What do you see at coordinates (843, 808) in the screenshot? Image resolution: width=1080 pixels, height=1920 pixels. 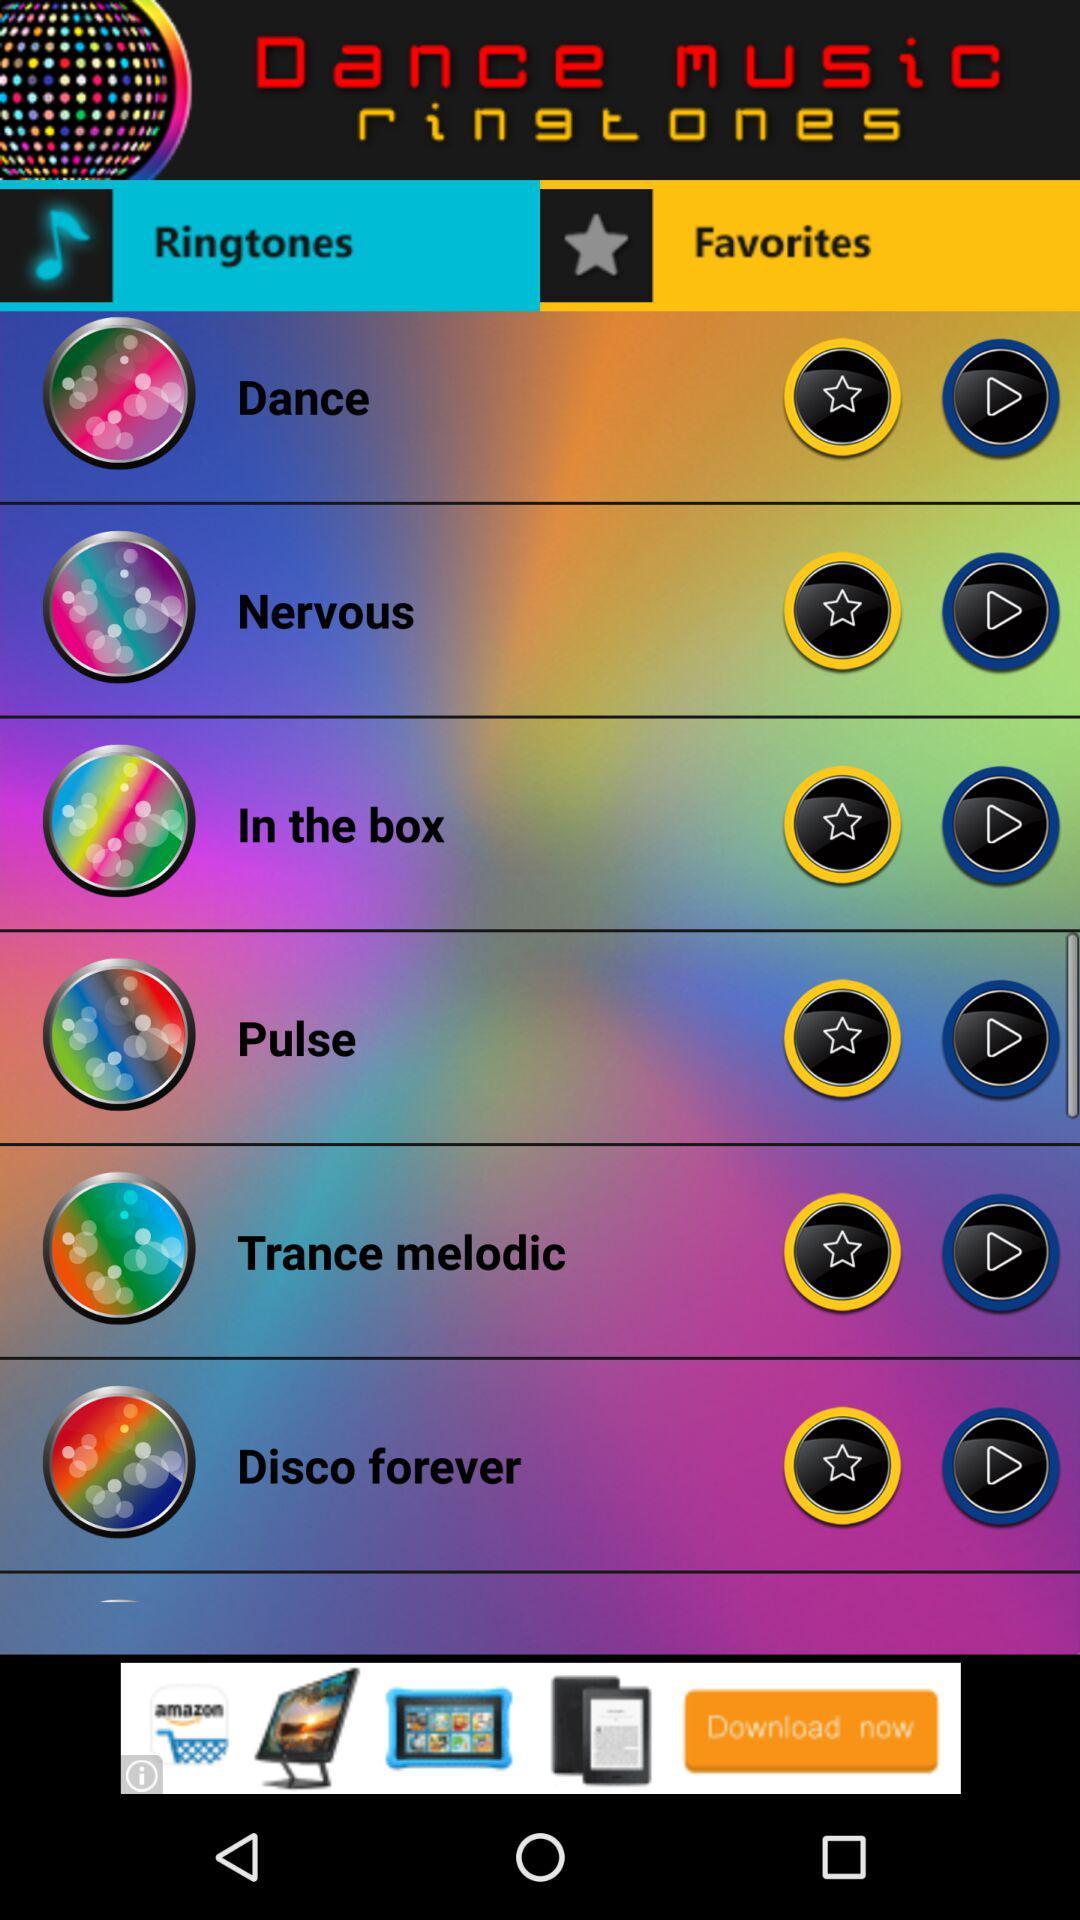 I see `favorite` at bounding box center [843, 808].